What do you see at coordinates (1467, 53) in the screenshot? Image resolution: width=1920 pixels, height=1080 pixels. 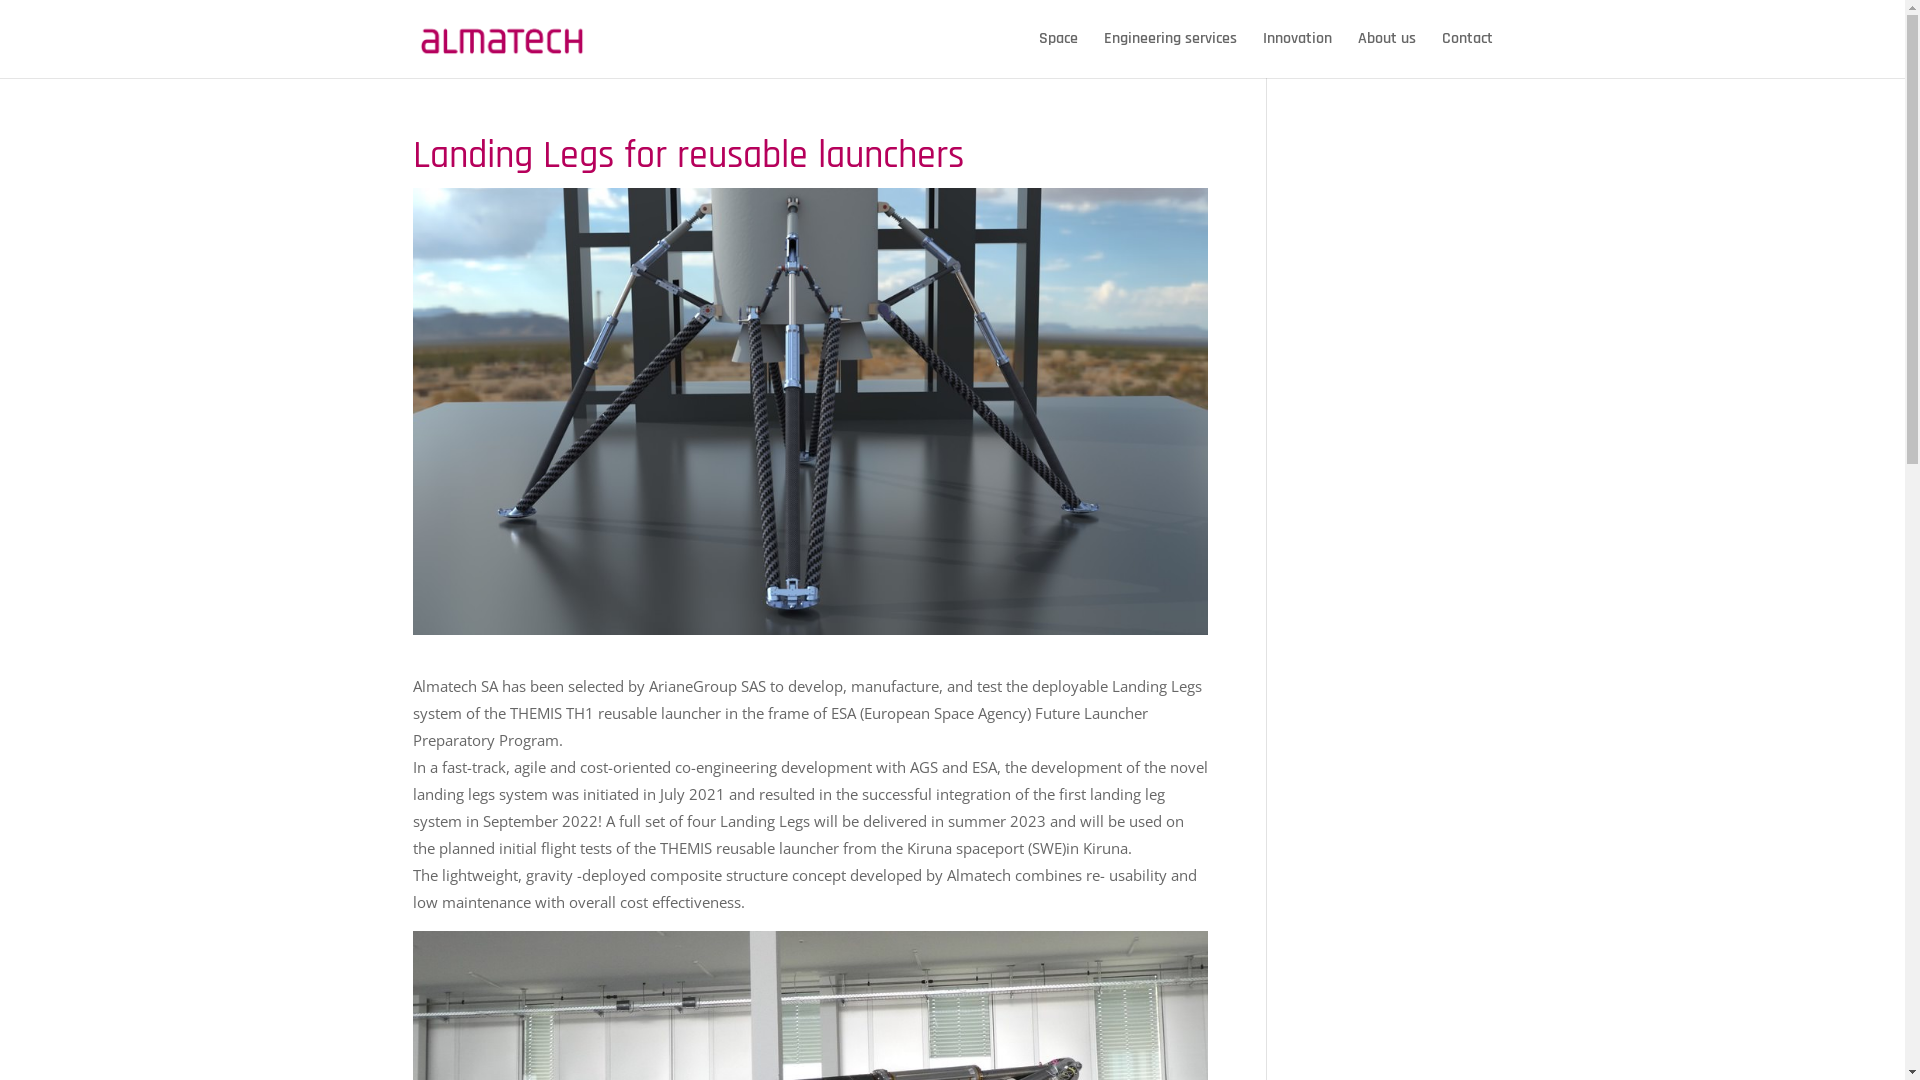 I see `'Contact'` at bounding box center [1467, 53].